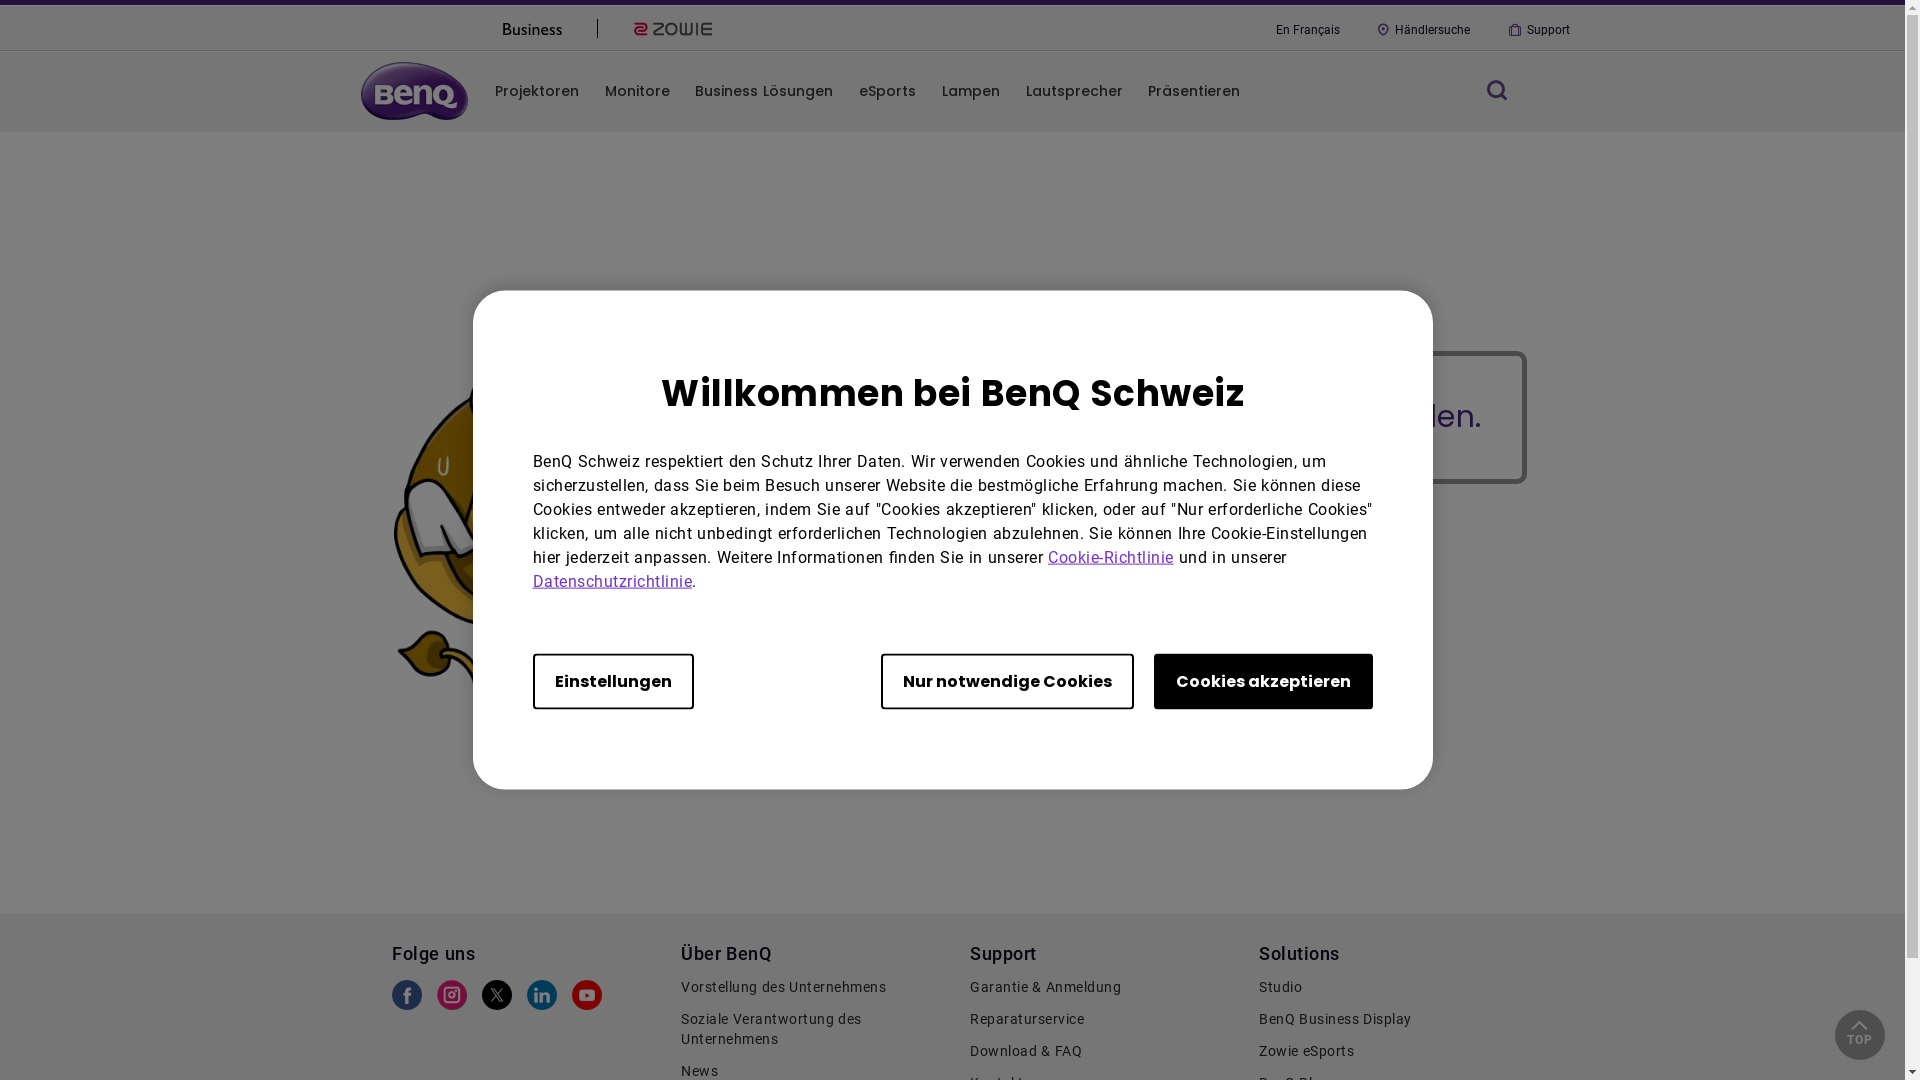  What do you see at coordinates (886, 91) in the screenshot?
I see `'eSports'` at bounding box center [886, 91].